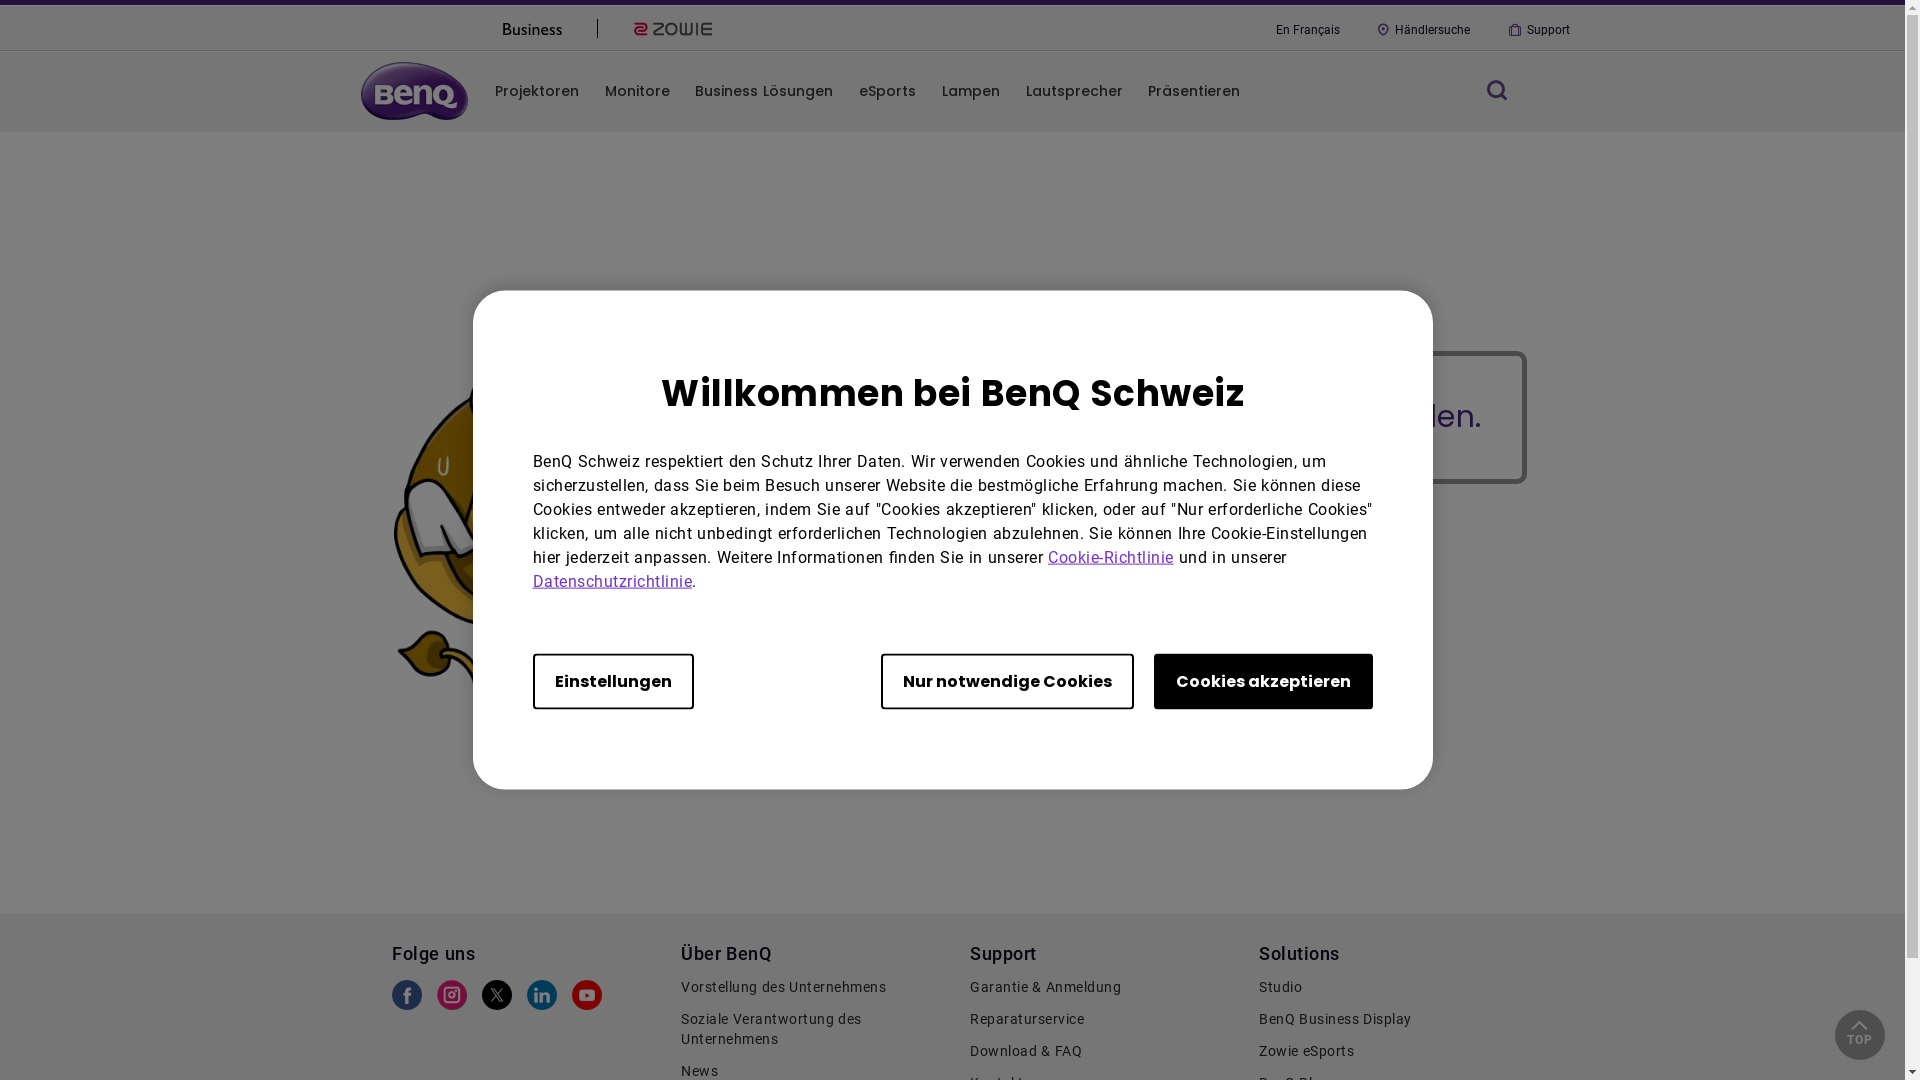  What do you see at coordinates (886, 91) in the screenshot?
I see `'eSports'` at bounding box center [886, 91].